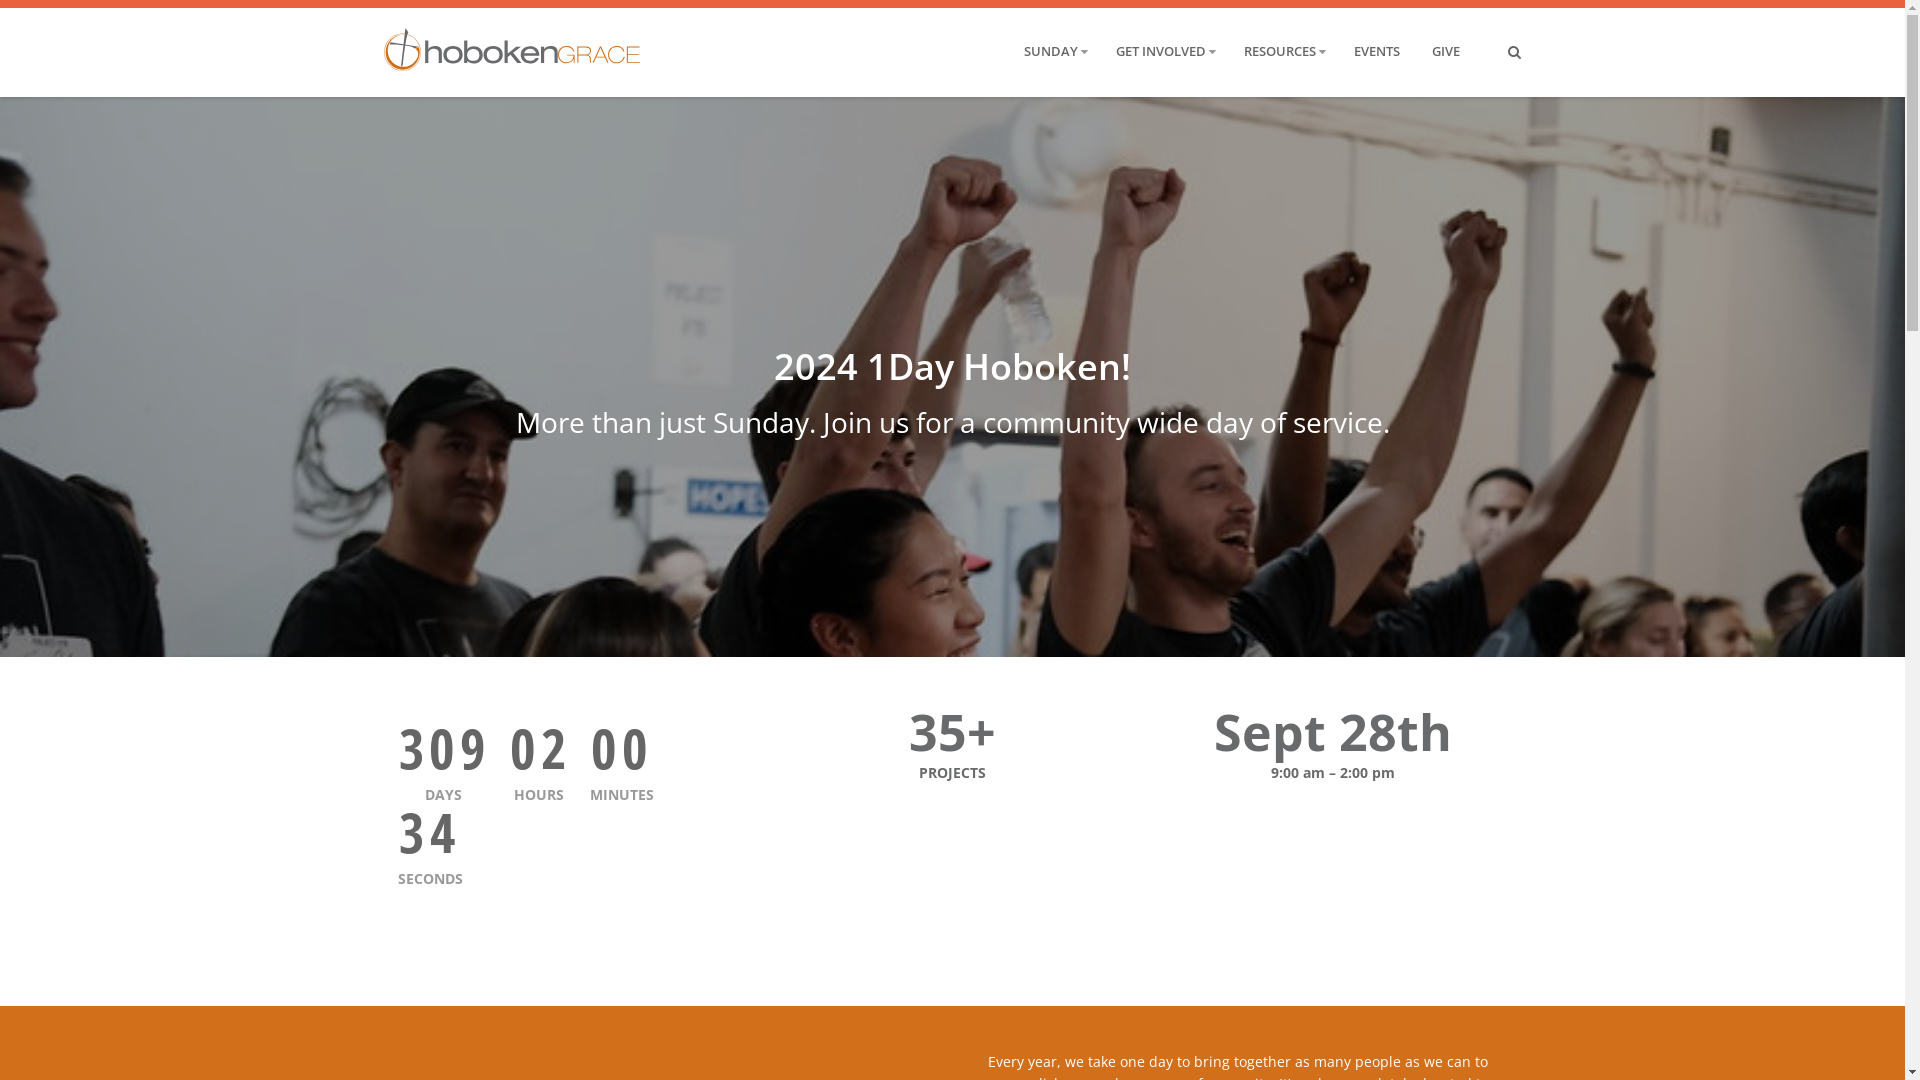 This screenshot has width=1920, height=1080. What do you see at coordinates (1445, 51) in the screenshot?
I see `'GIVE'` at bounding box center [1445, 51].